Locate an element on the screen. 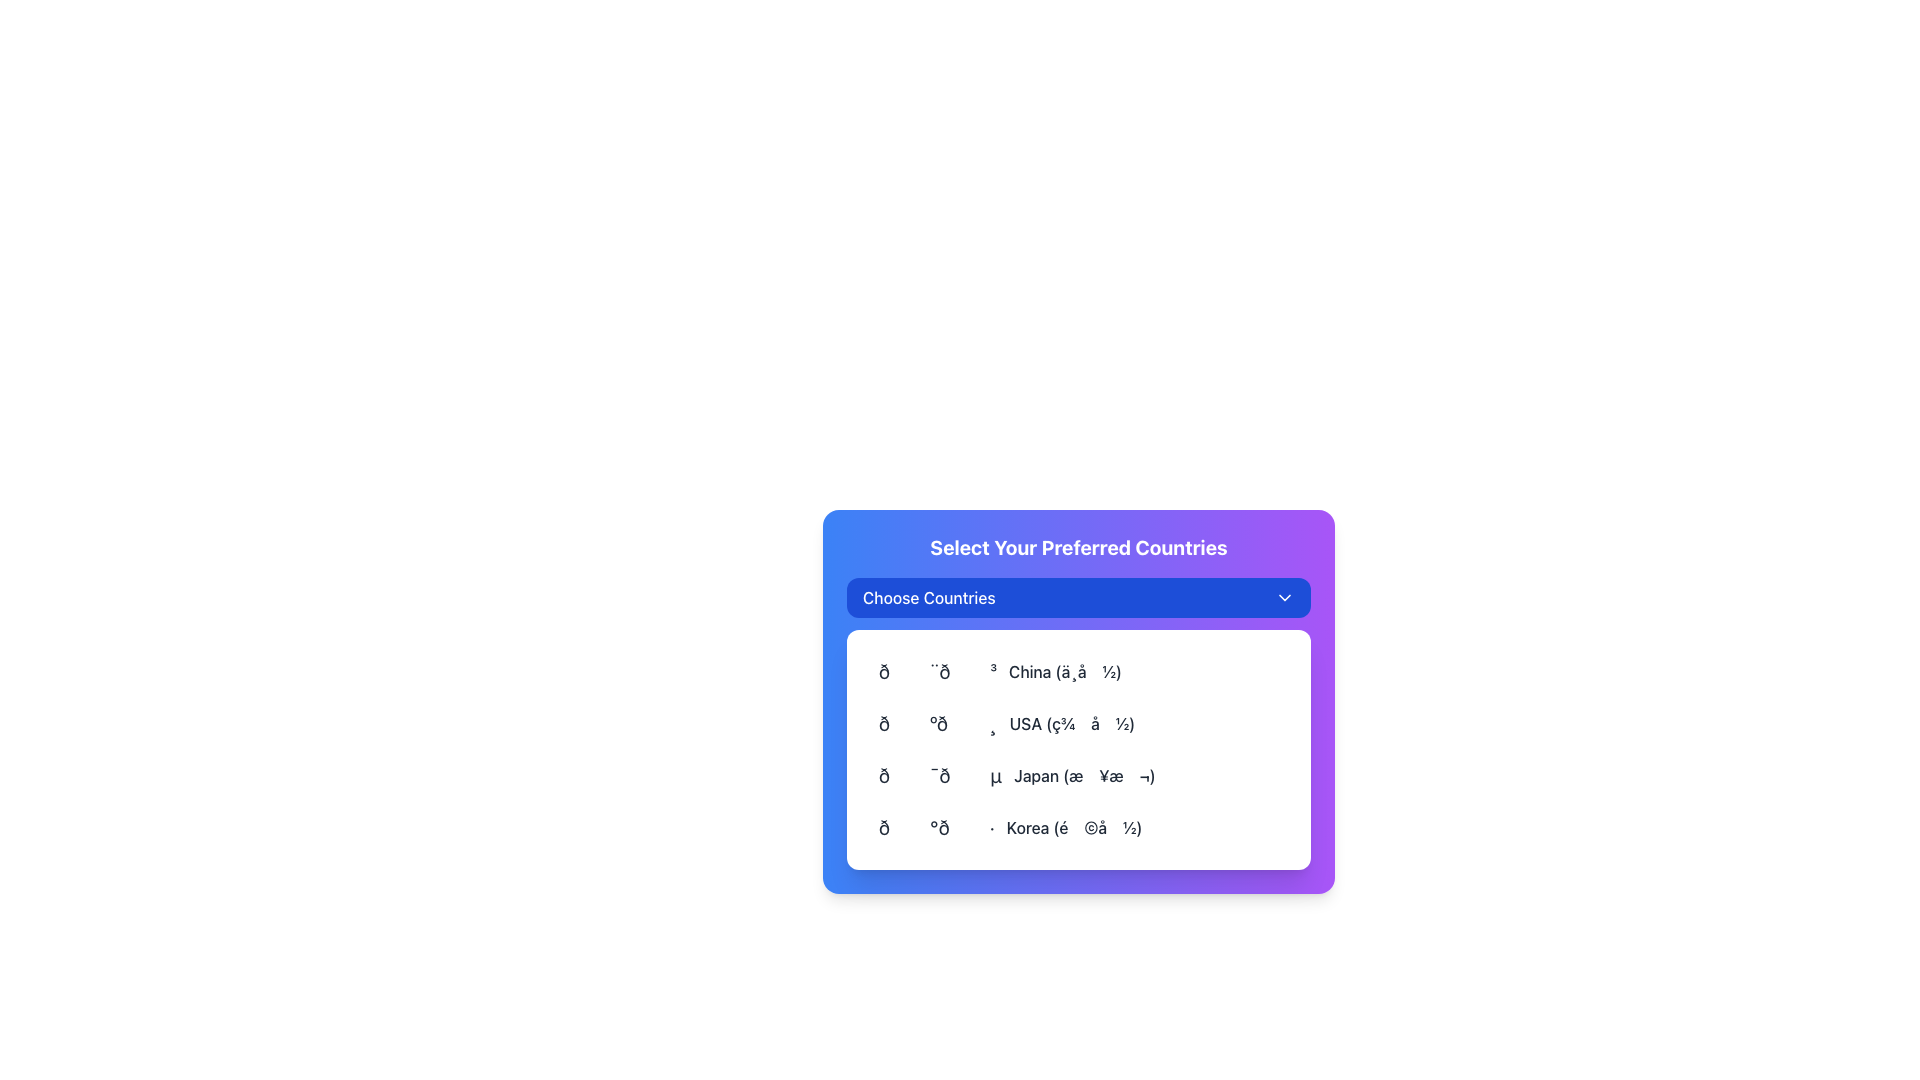 This screenshot has height=1080, width=1920. the Text label that identifies the list item associated with the country 'China', located in the second item of the list under the blue 'Choose Countries' bar is located at coordinates (1064, 671).